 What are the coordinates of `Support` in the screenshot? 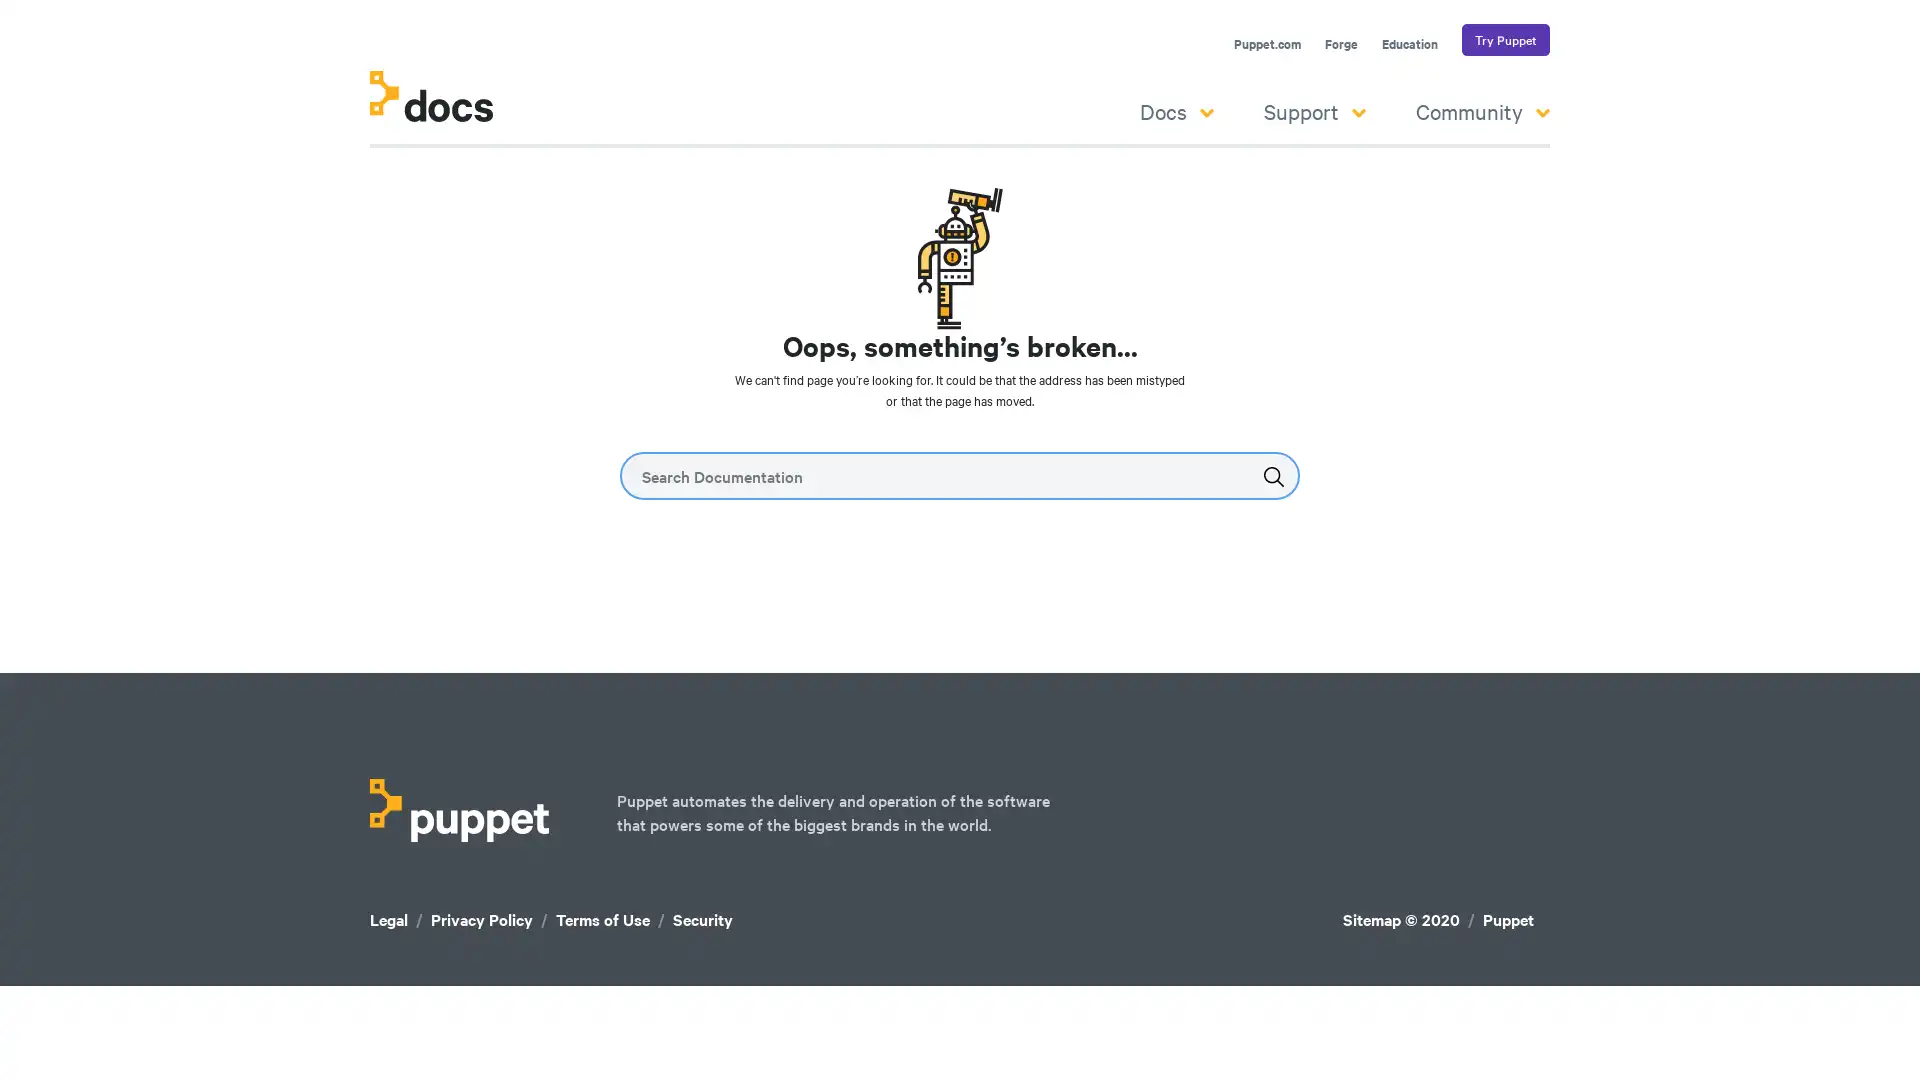 It's located at (1315, 121).